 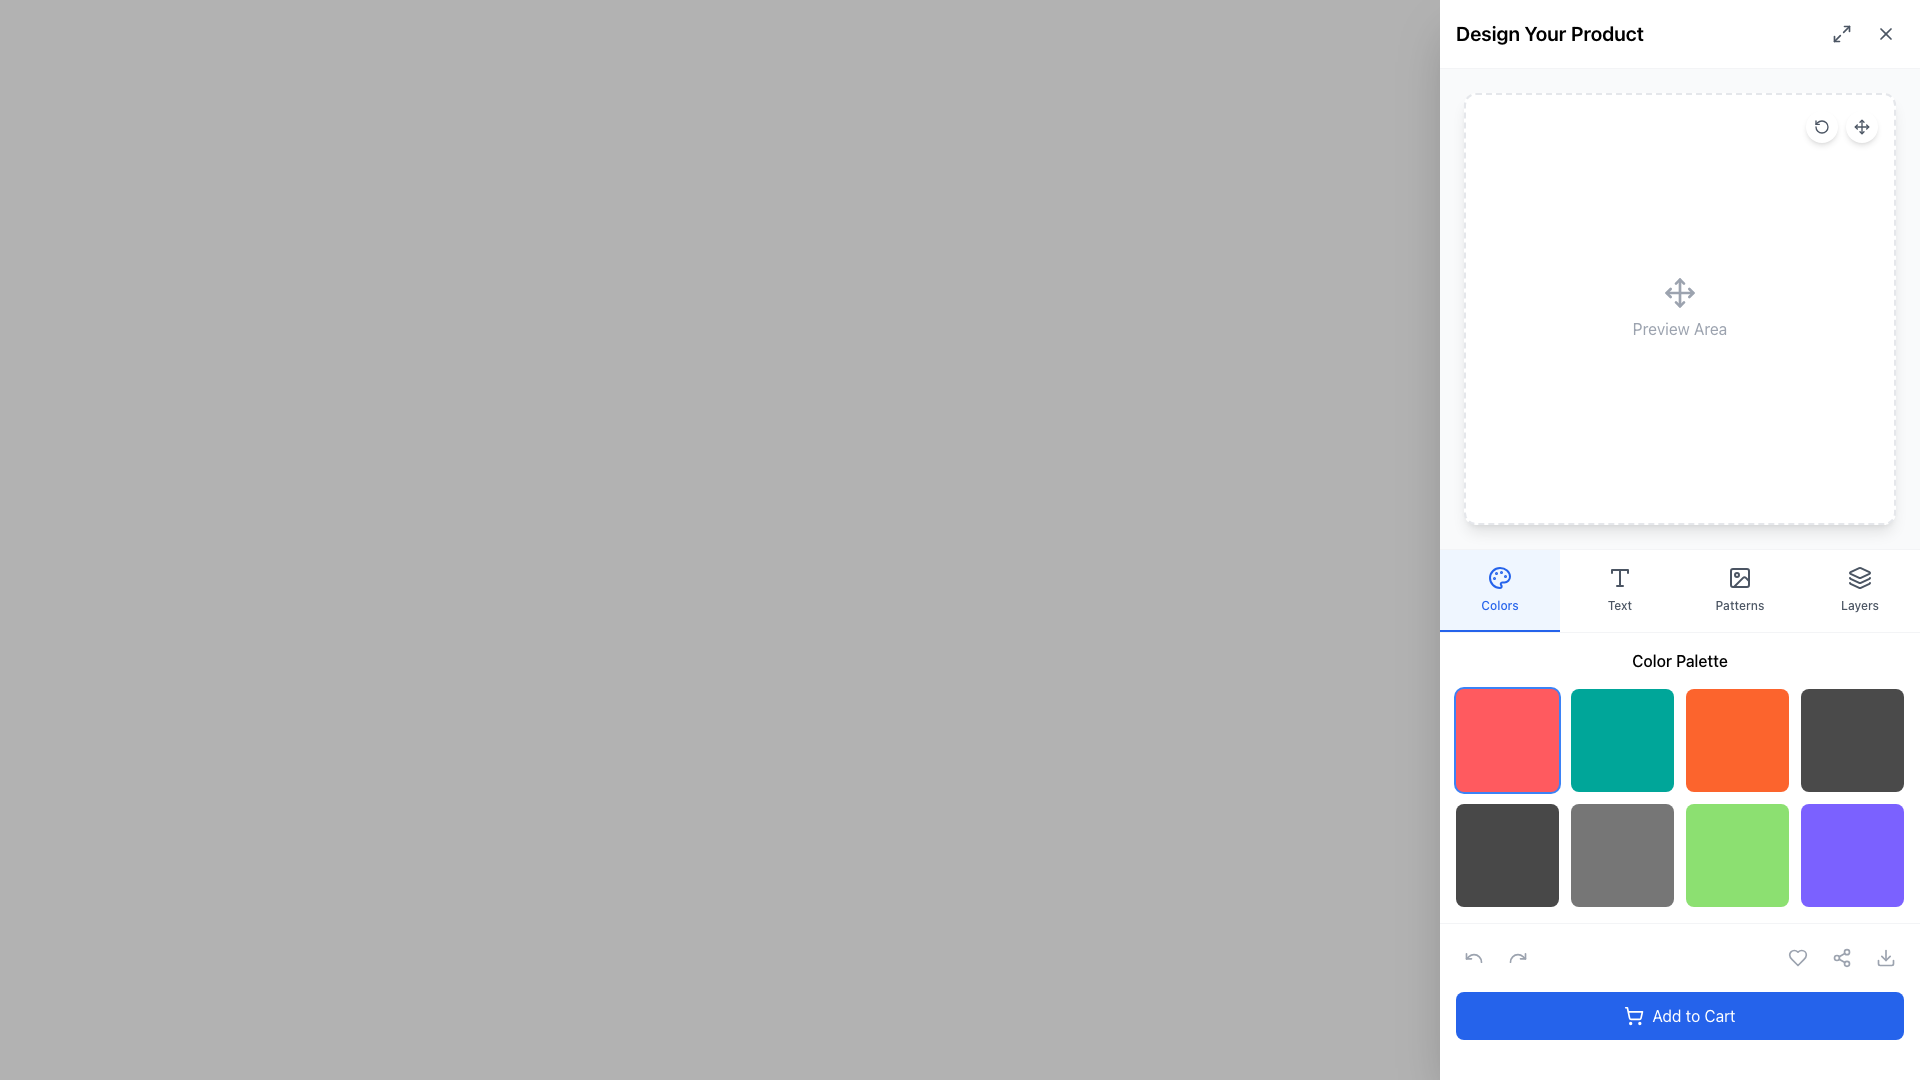 What do you see at coordinates (1499, 604) in the screenshot?
I see `the Text Label located below the color palette icon on the left-hand side of the interface, which serves as a descriptor for the section related to colors` at bounding box center [1499, 604].